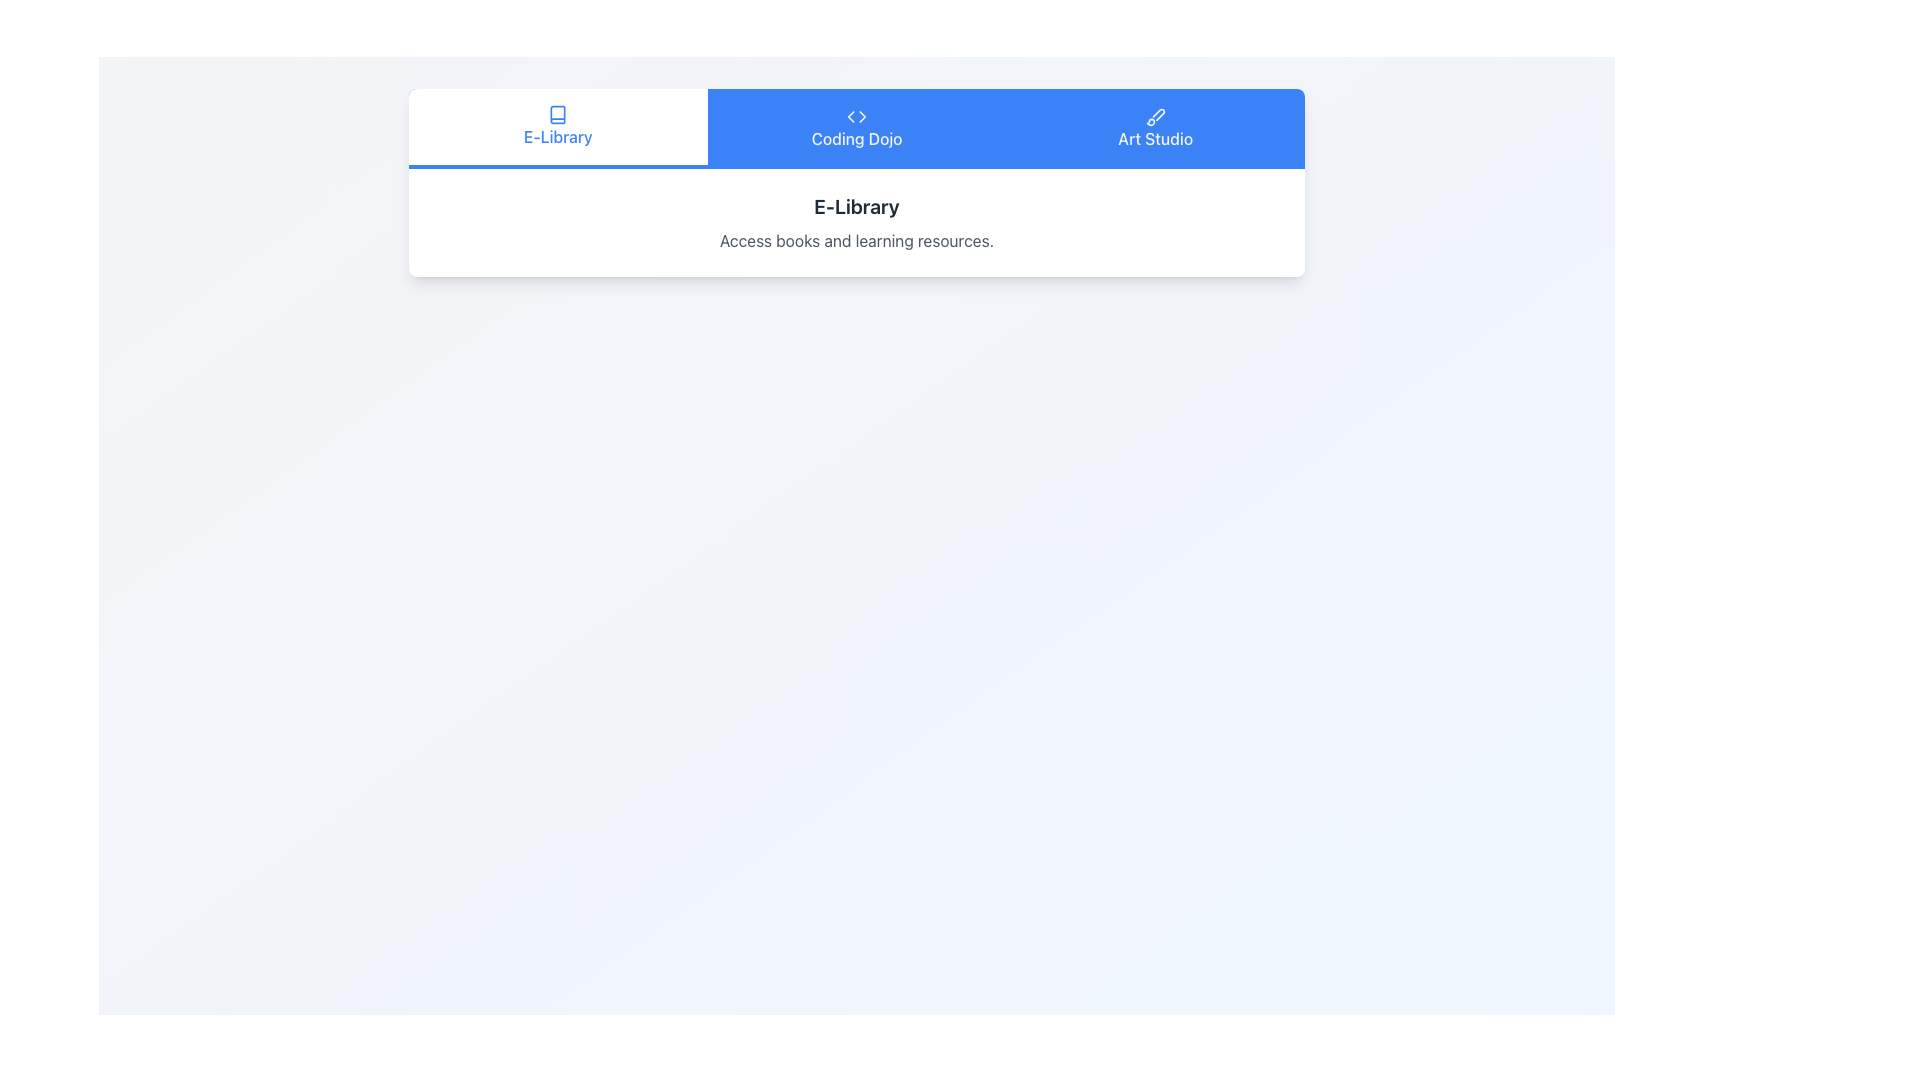 The height and width of the screenshot is (1080, 1920). What do you see at coordinates (857, 128) in the screenshot?
I see `the 'Coding Dojo' button, which is centrally aligned in the header menu bar and features a minimalist code-like icon above the text` at bounding box center [857, 128].